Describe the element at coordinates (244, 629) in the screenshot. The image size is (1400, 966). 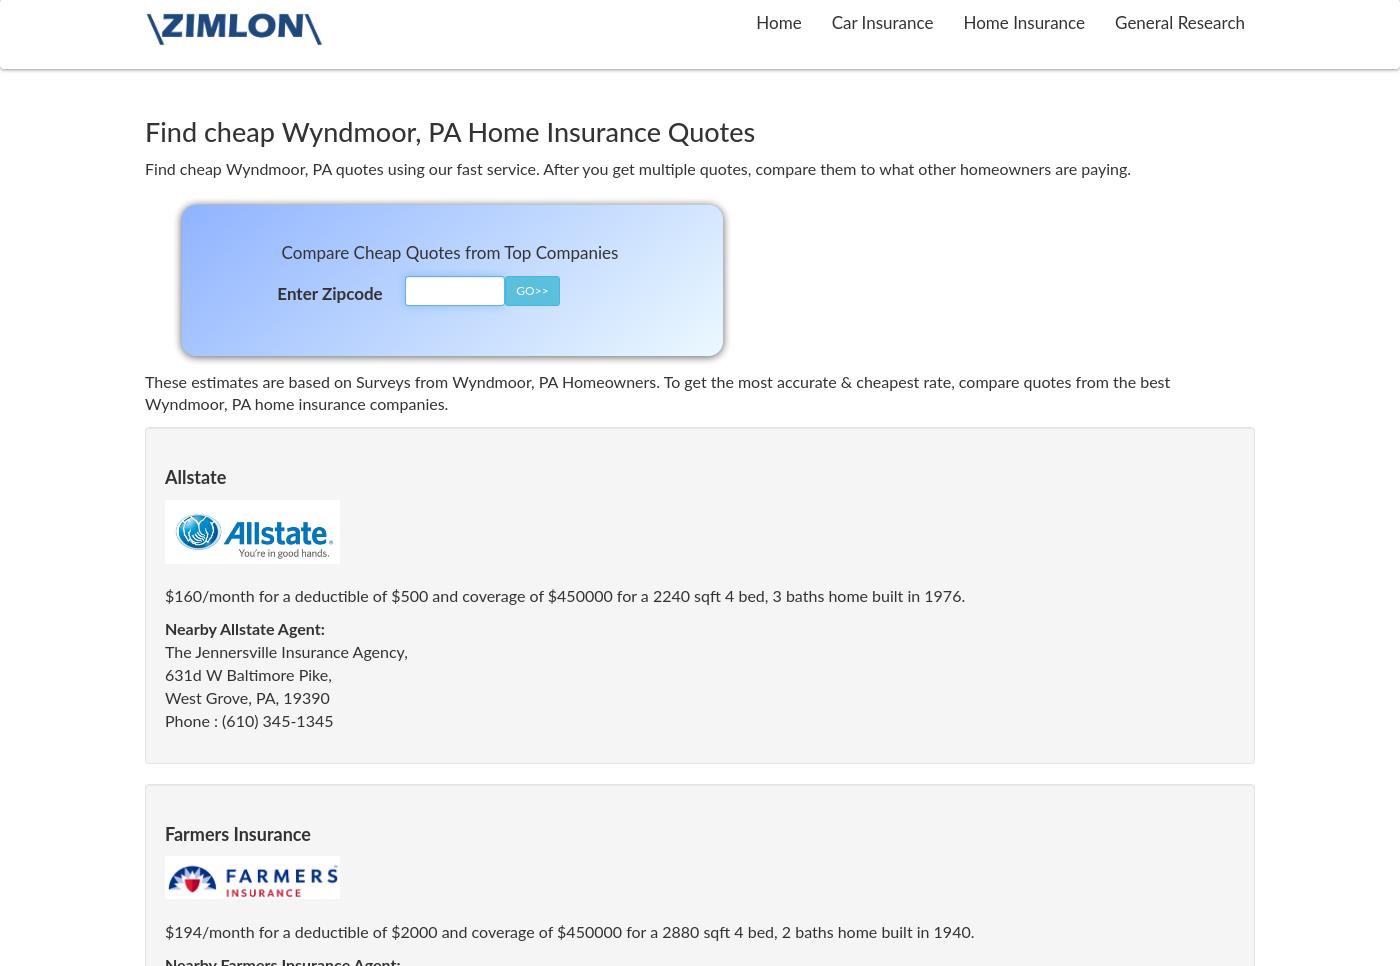
I see `'Nearby Allstate Agent:'` at that location.